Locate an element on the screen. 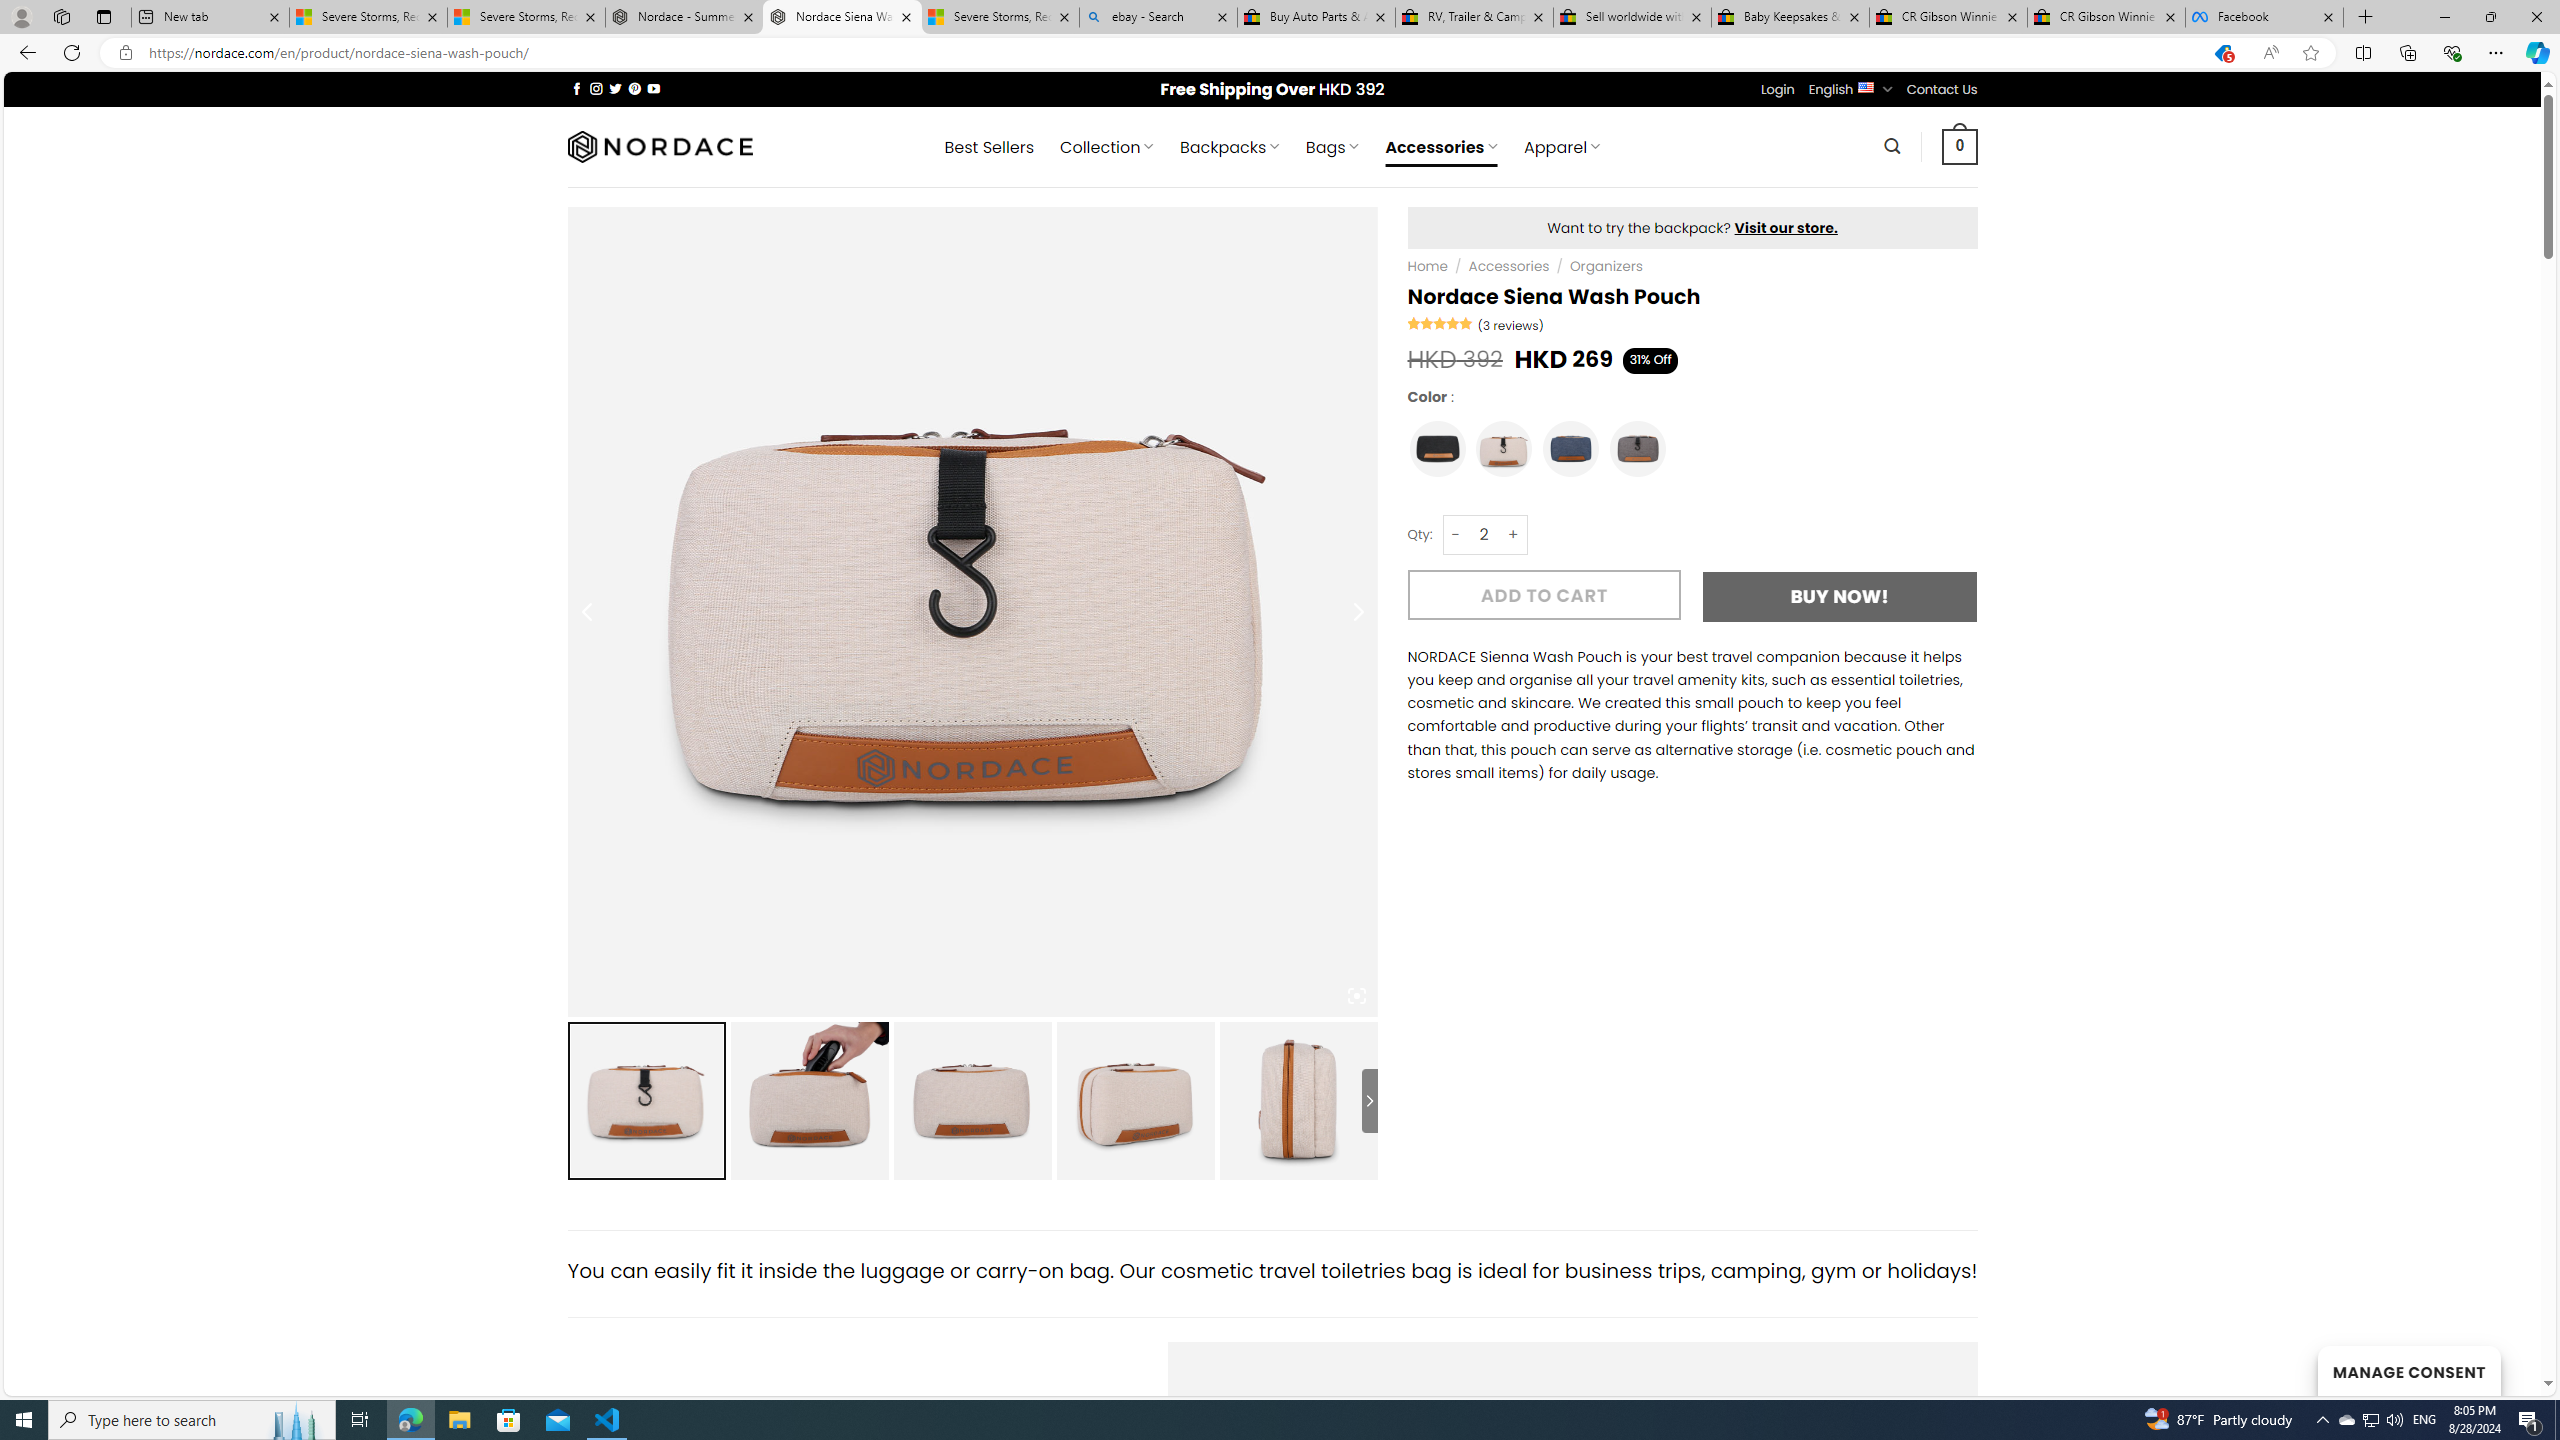 This screenshot has height=1440, width=2560. 'Baby Keepsakes & Announcements for sale | eBay' is located at coordinates (1789, 16).